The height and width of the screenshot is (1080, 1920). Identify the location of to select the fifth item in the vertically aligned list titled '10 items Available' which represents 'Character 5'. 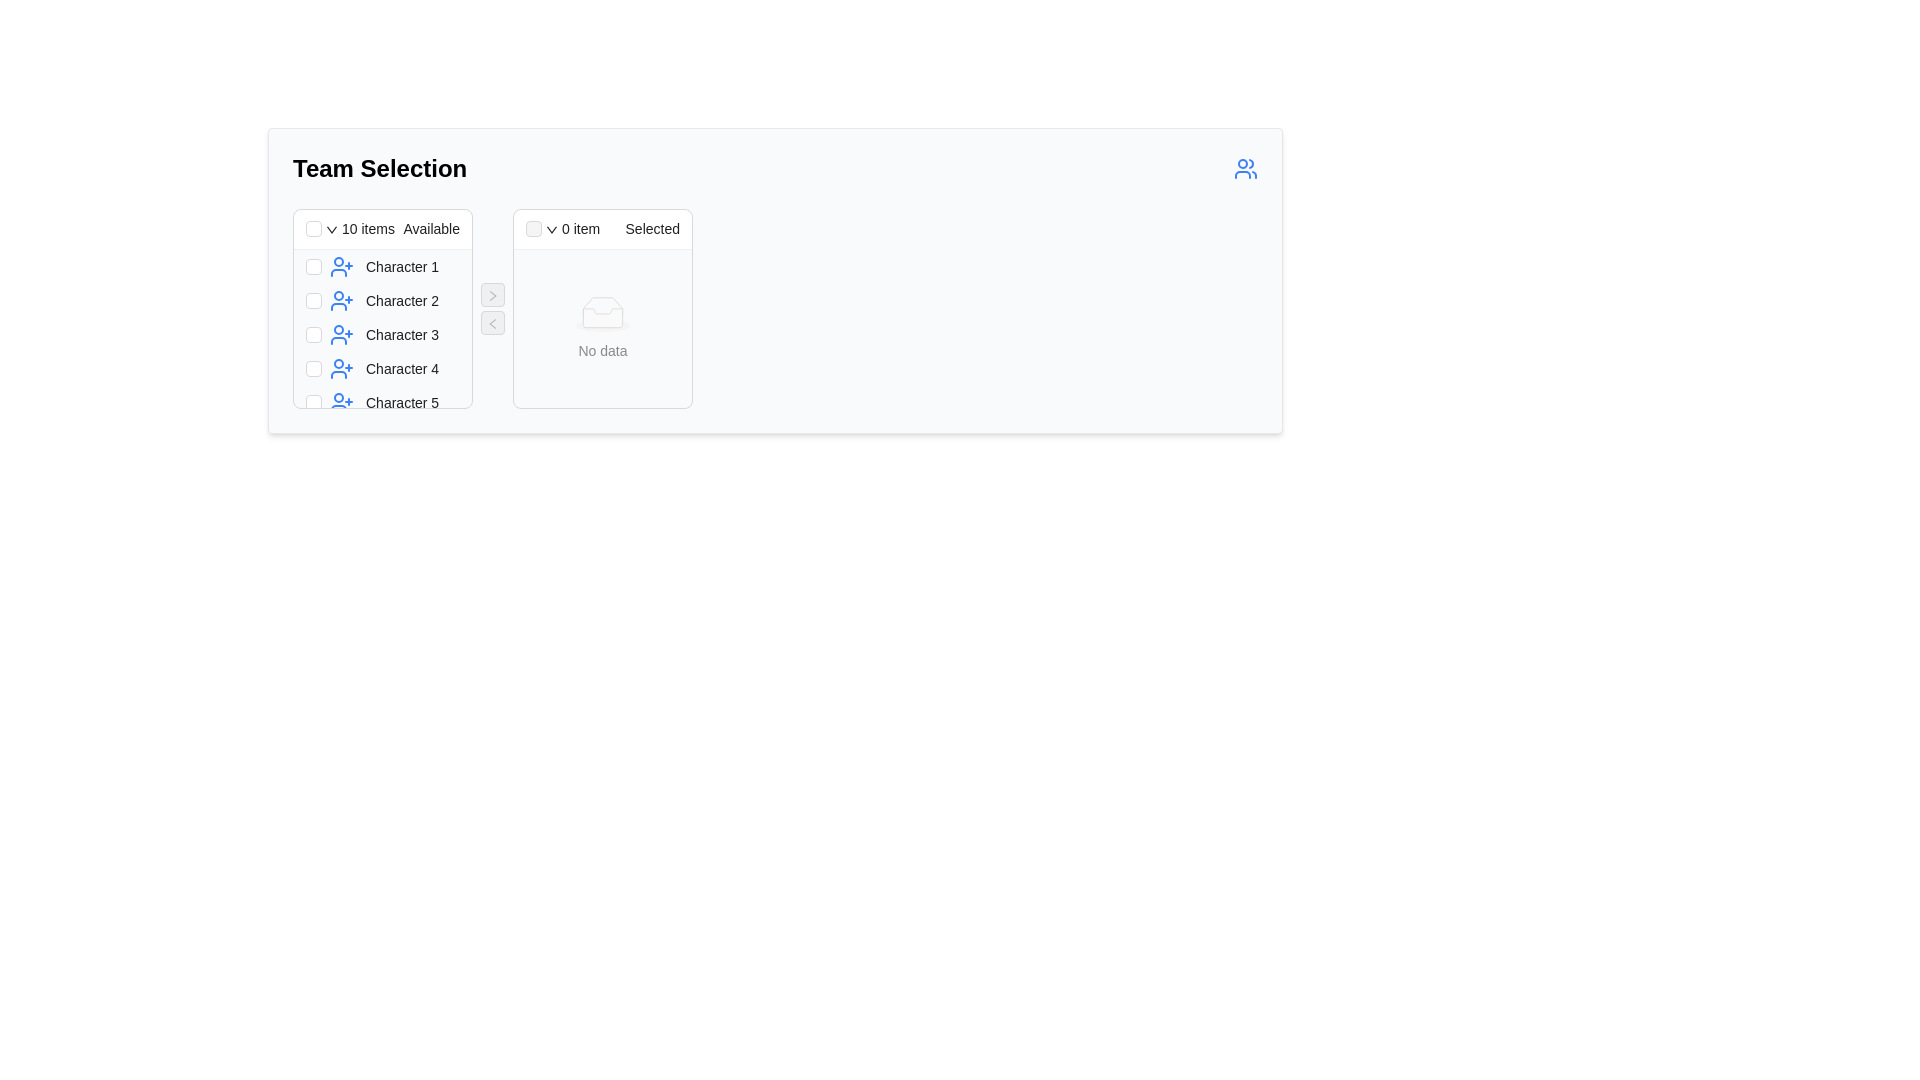
(394, 402).